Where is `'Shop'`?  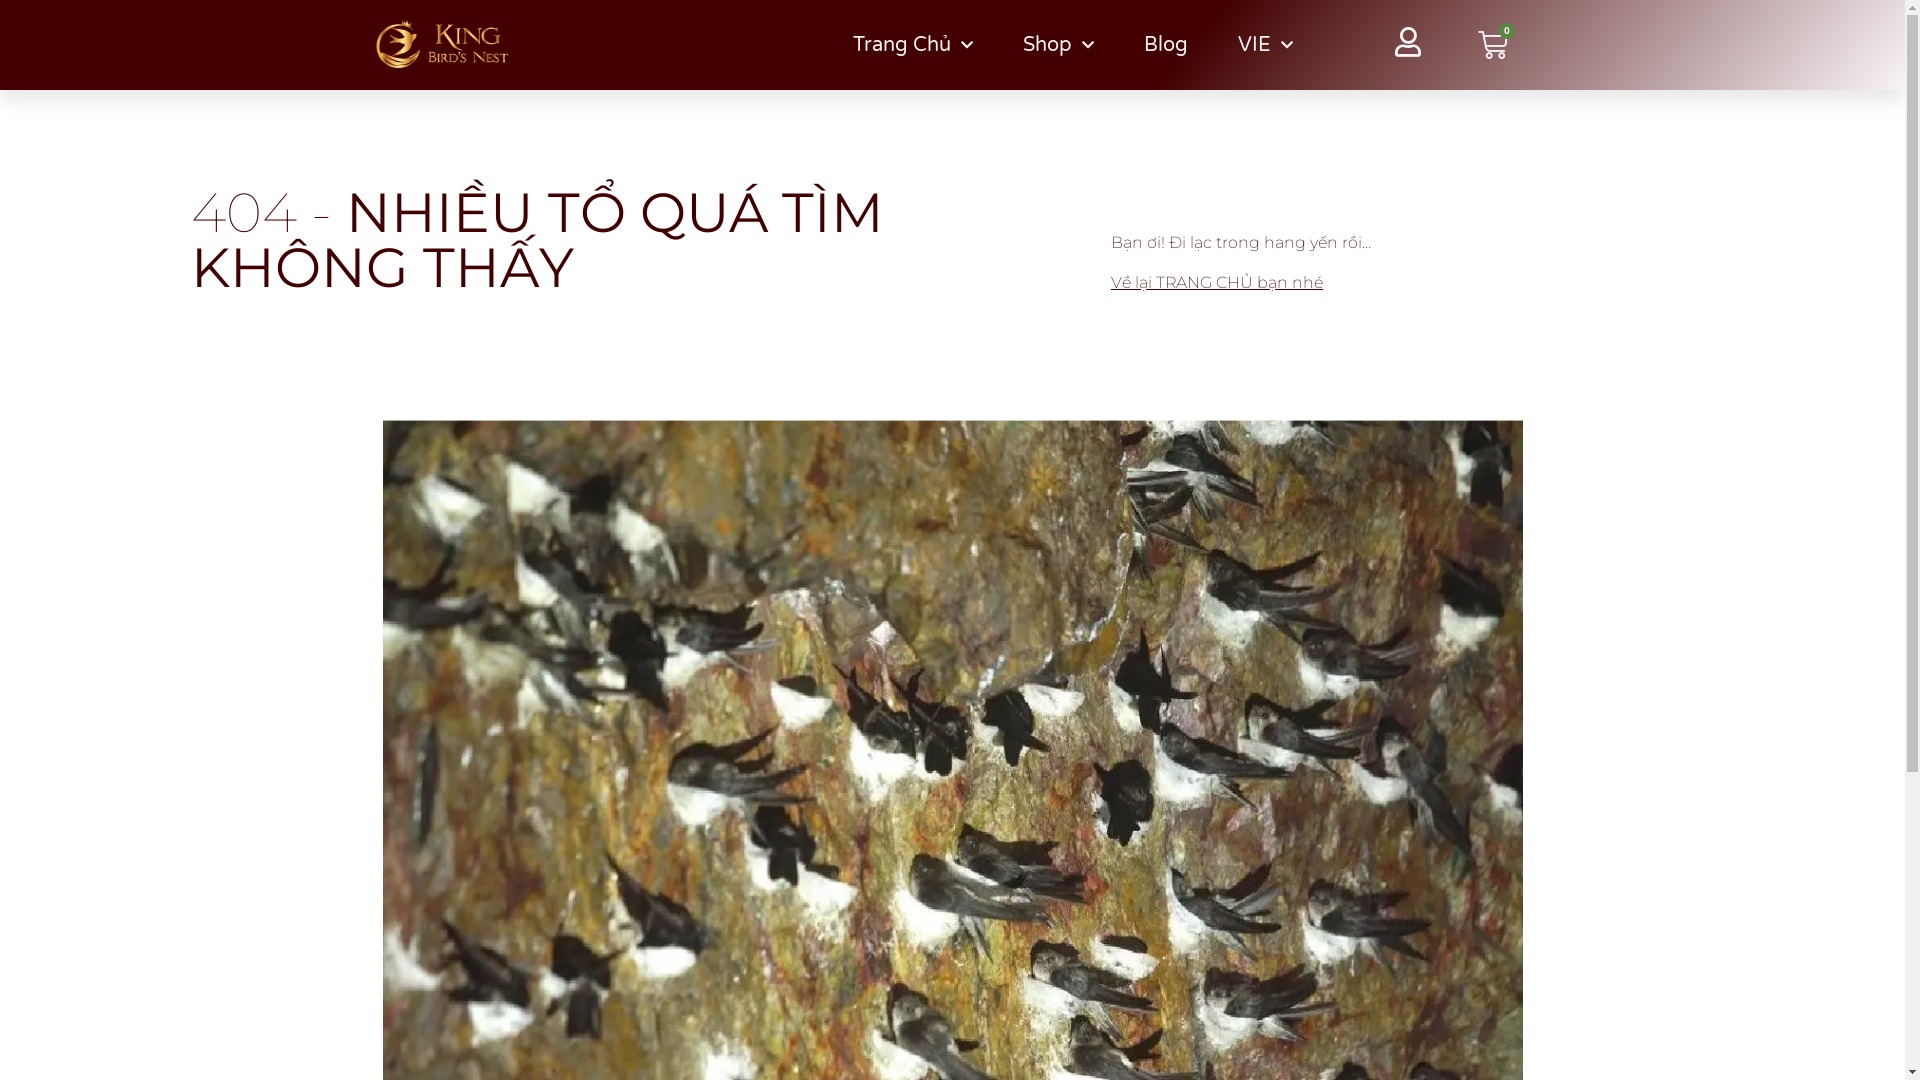
'Shop' is located at coordinates (1056, 45).